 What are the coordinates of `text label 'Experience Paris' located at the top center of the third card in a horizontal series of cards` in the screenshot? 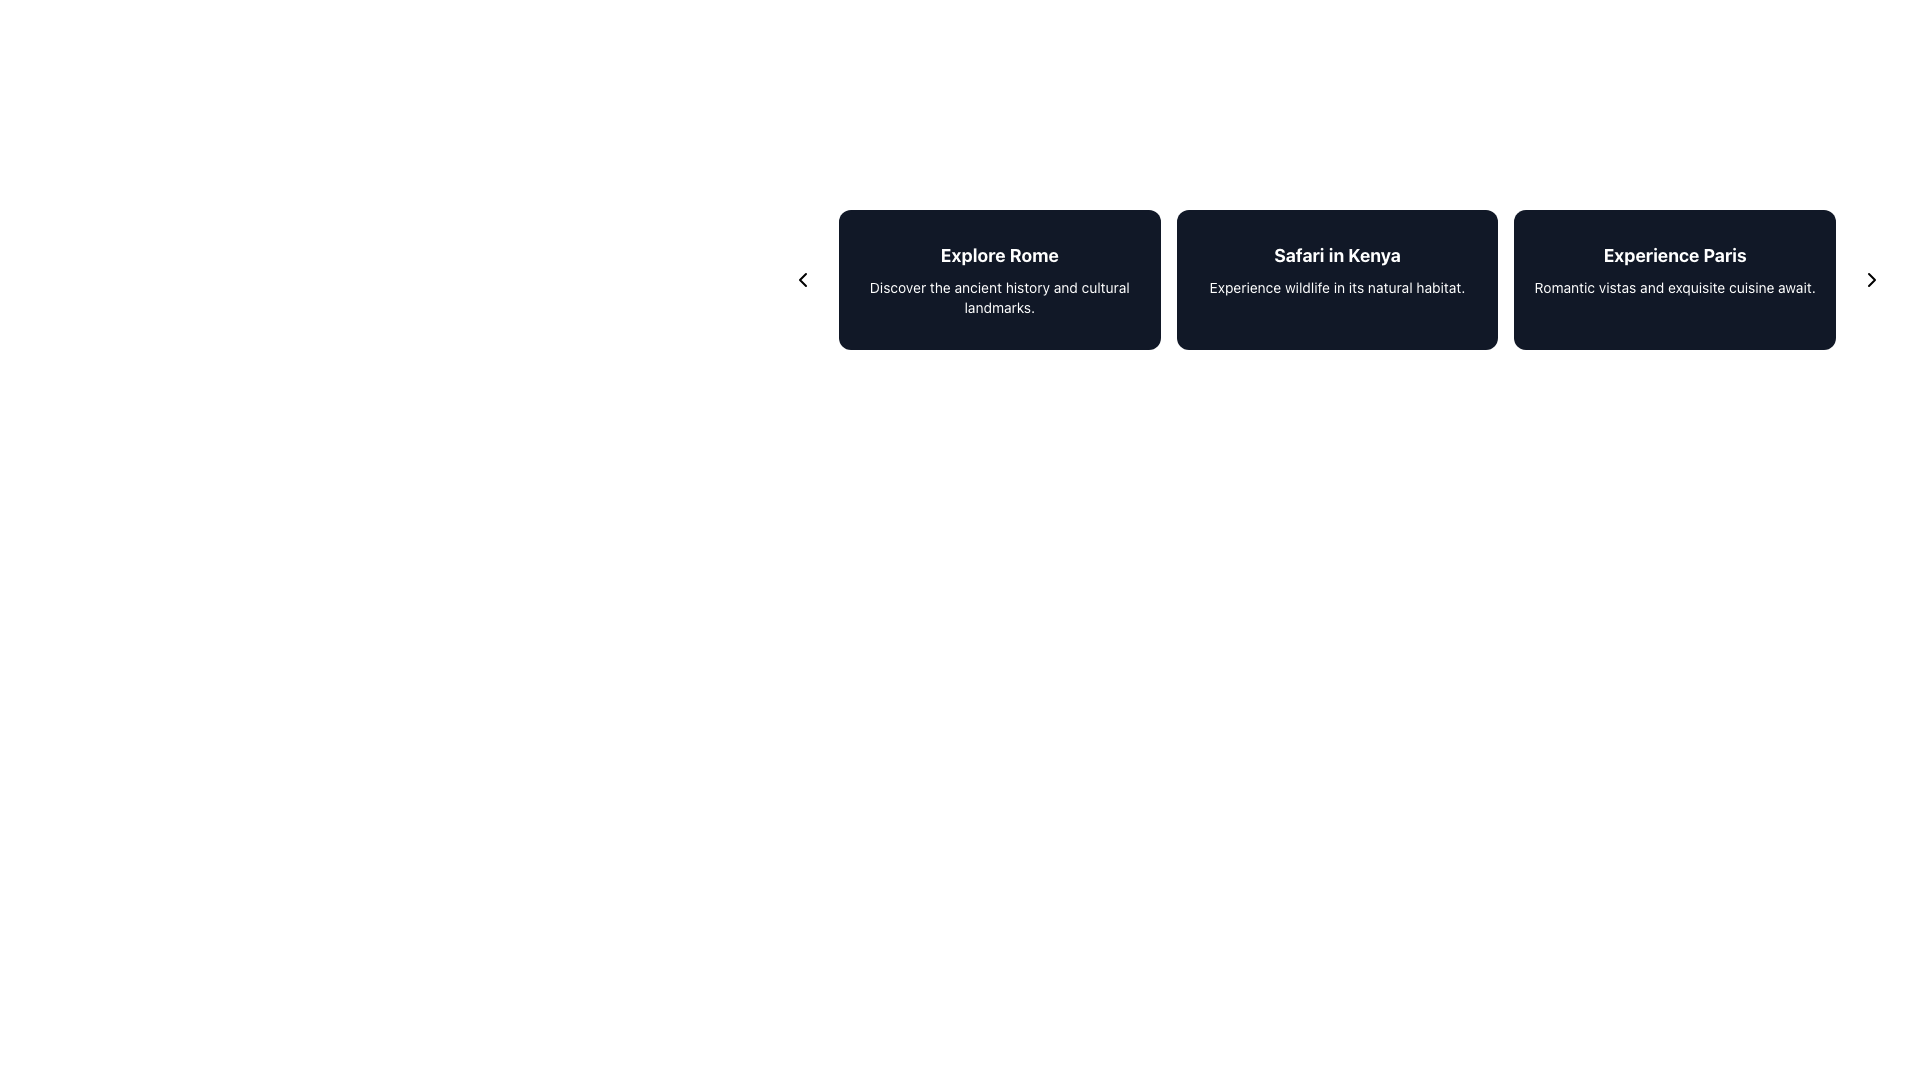 It's located at (1675, 254).